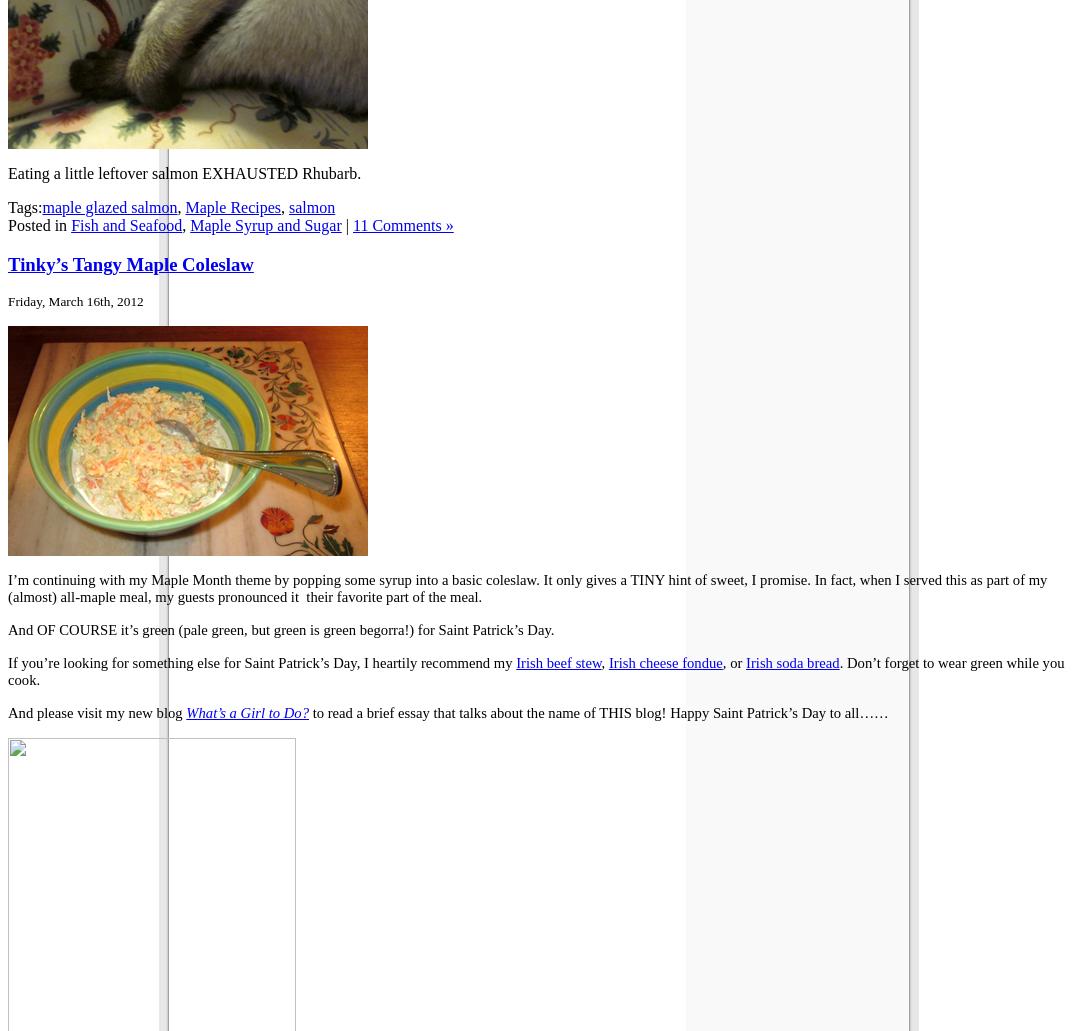  What do you see at coordinates (312, 205) in the screenshot?
I see `'salmon'` at bounding box center [312, 205].